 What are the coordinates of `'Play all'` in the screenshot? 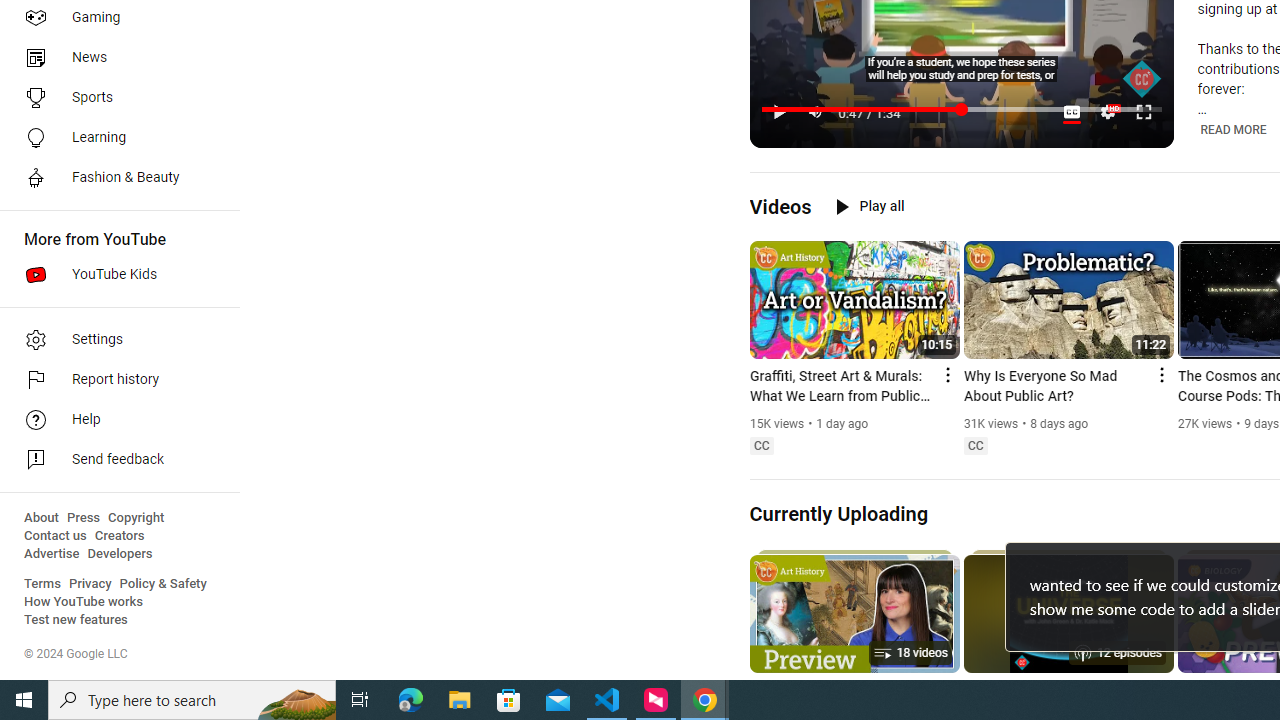 It's located at (870, 206).